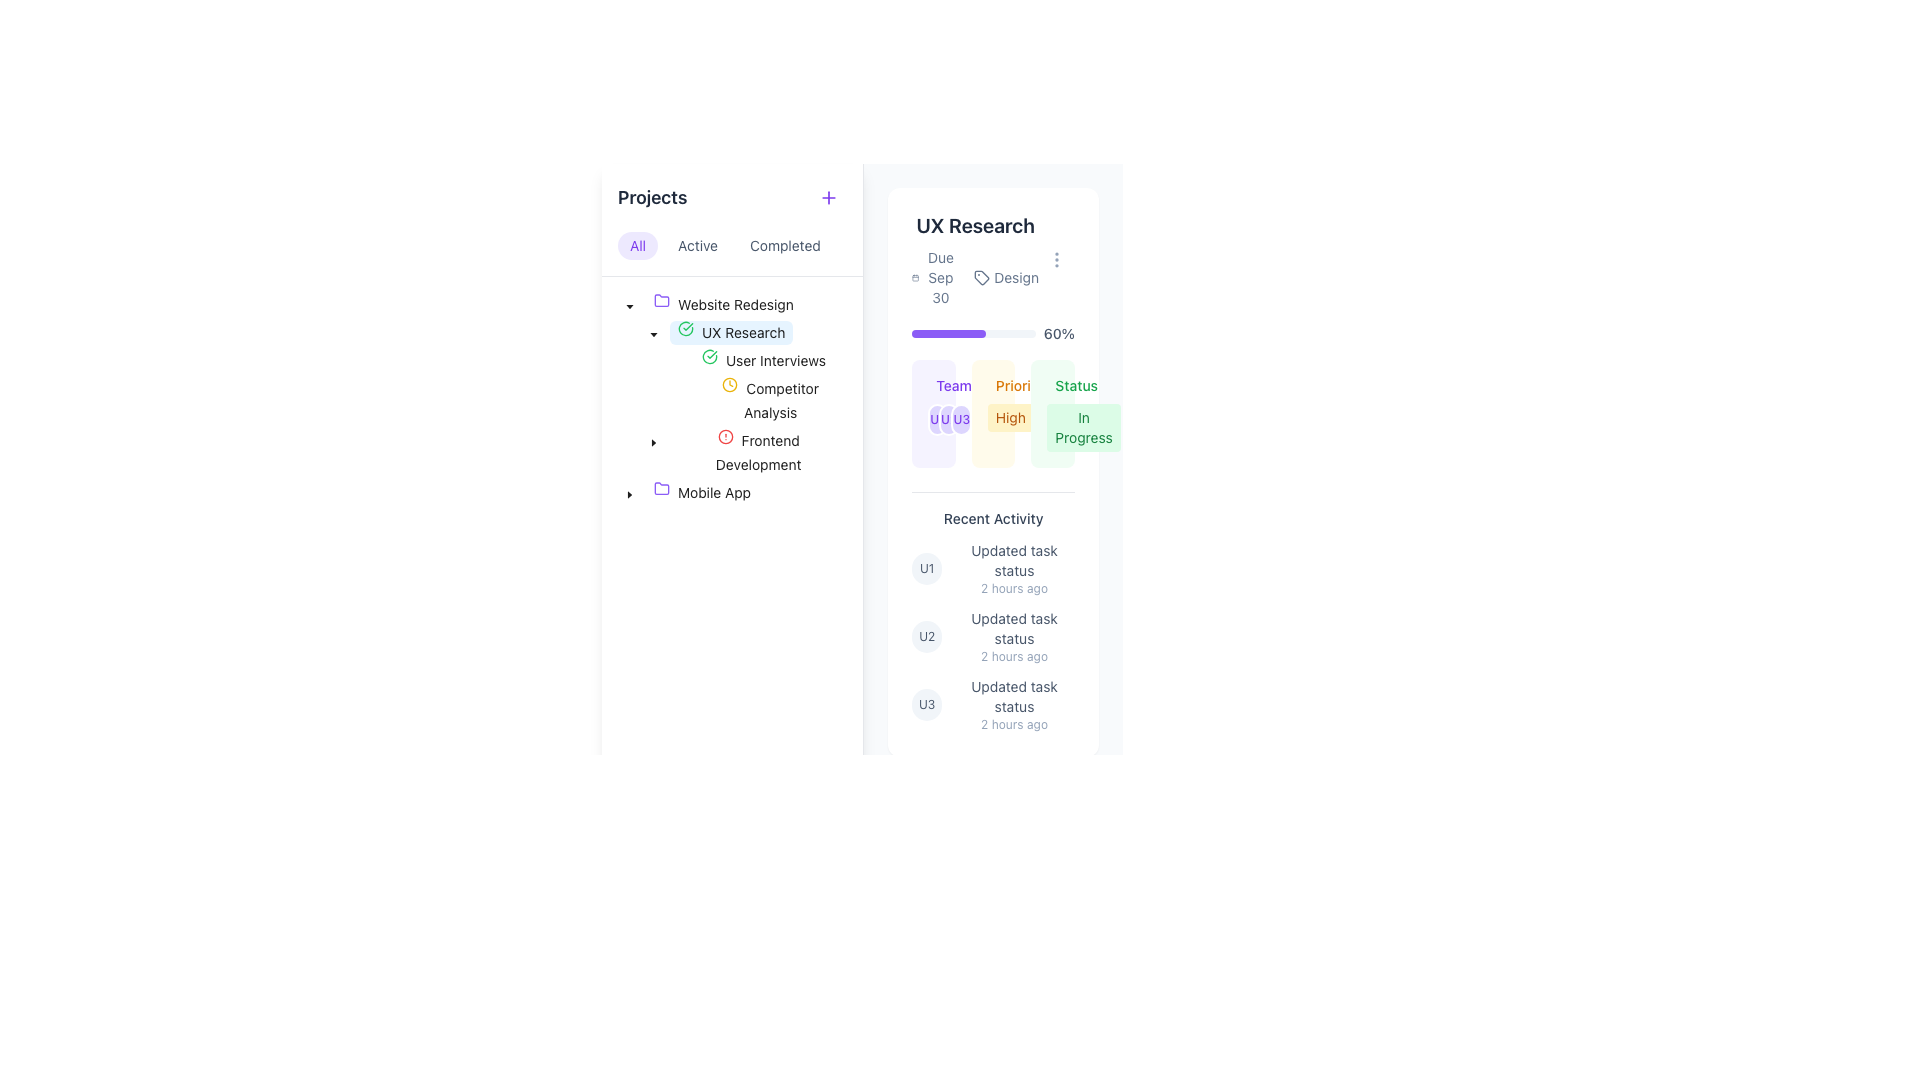 The height and width of the screenshot is (1080, 1920). What do you see at coordinates (775, 360) in the screenshot?
I see `the 'User Interviews' text label` at bounding box center [775, 360].